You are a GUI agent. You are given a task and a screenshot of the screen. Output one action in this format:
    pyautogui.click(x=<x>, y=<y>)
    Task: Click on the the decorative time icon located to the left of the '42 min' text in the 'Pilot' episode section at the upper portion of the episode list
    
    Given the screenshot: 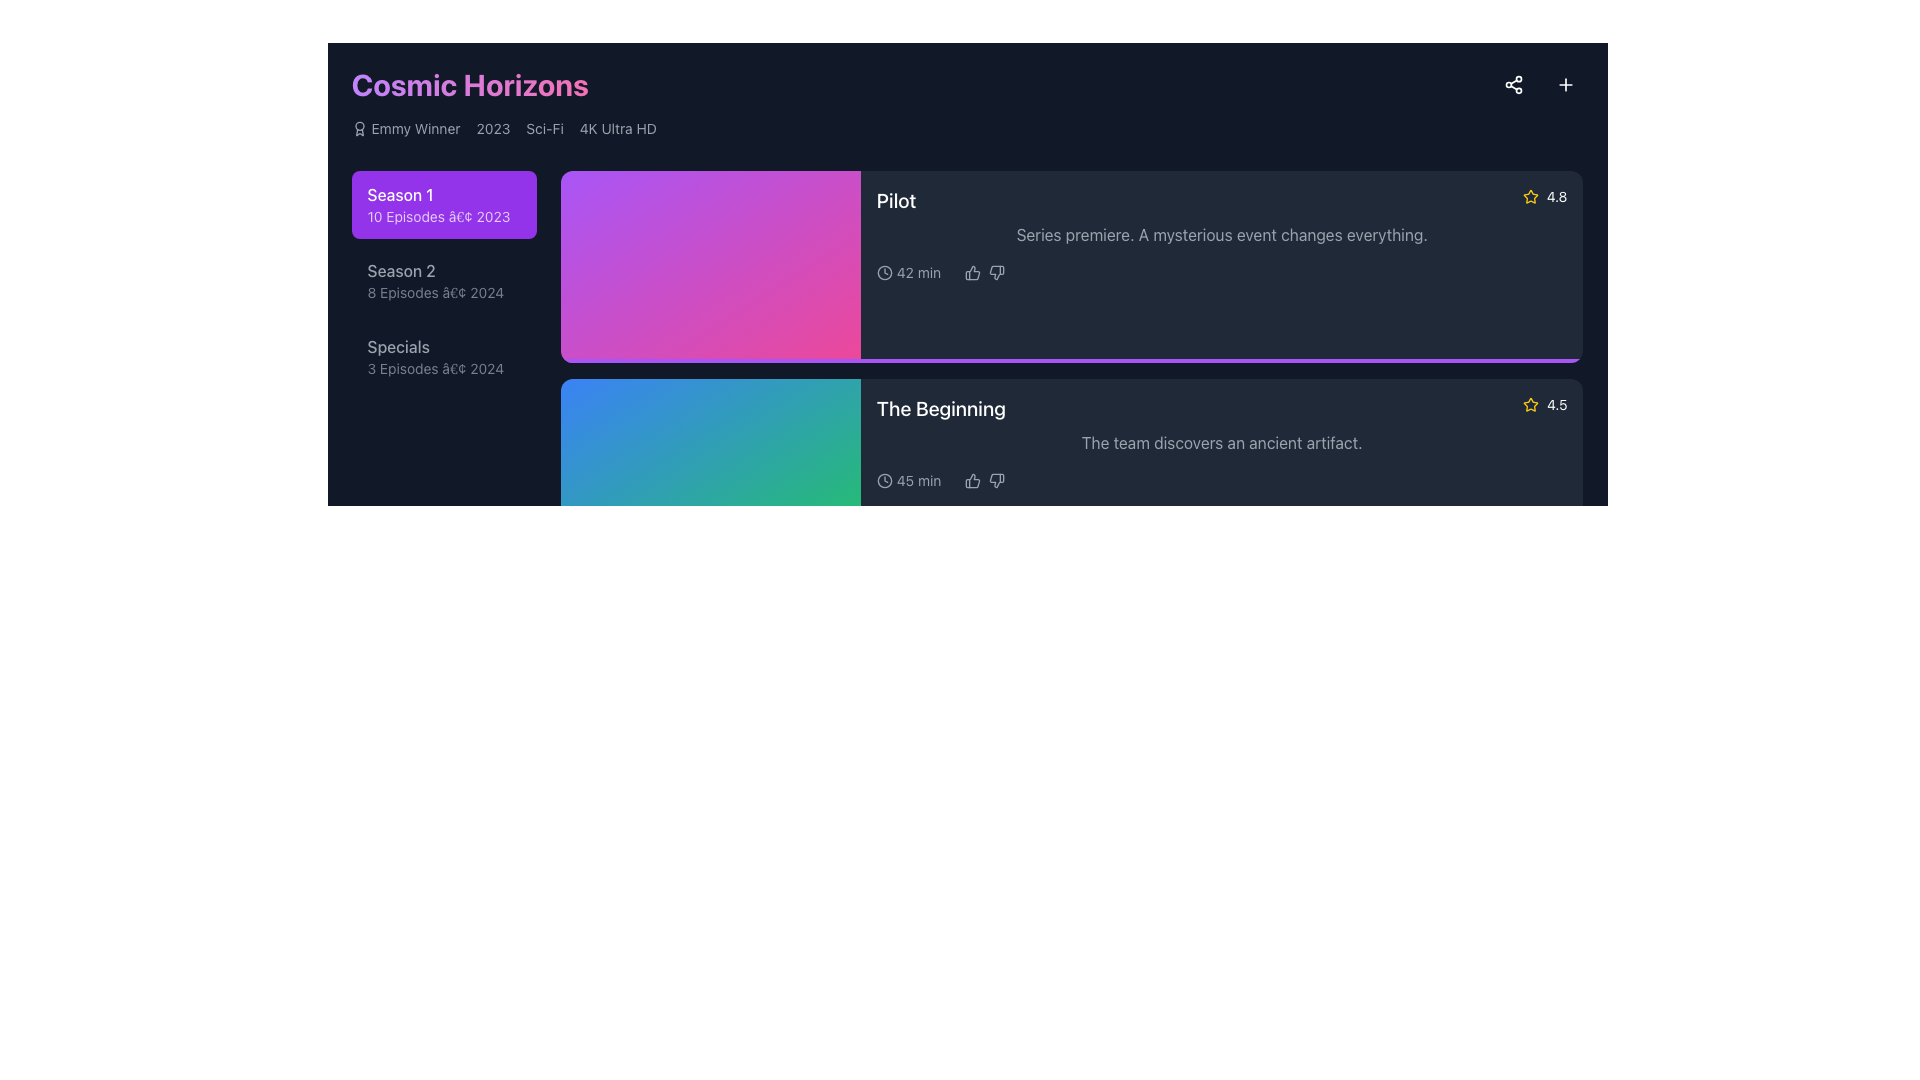 What is the action you would take?
    pyautogui.click(x=883, y=273)
    